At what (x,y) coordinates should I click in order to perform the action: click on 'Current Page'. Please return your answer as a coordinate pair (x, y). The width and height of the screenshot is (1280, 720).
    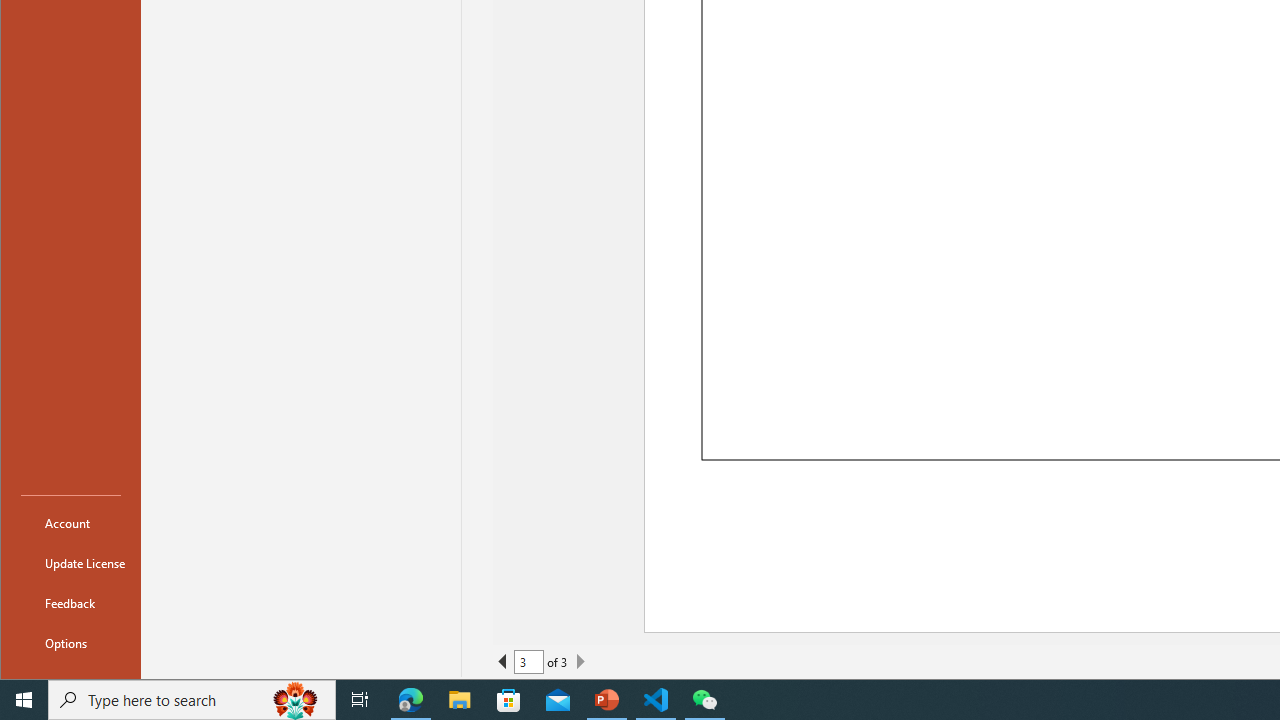
    Looking at the image, I should click on (528, 662).